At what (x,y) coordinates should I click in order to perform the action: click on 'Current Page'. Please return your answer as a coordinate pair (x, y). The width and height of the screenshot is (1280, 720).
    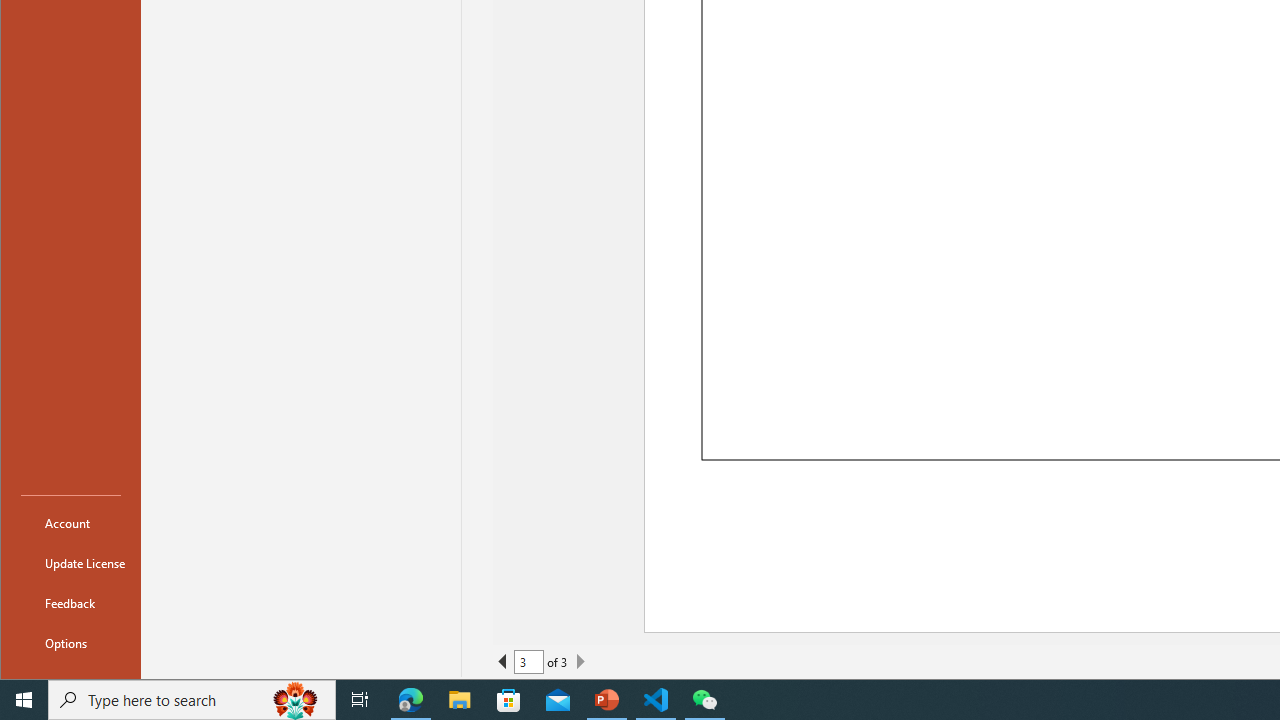
    Looking at the image, I should click on (528, 662).